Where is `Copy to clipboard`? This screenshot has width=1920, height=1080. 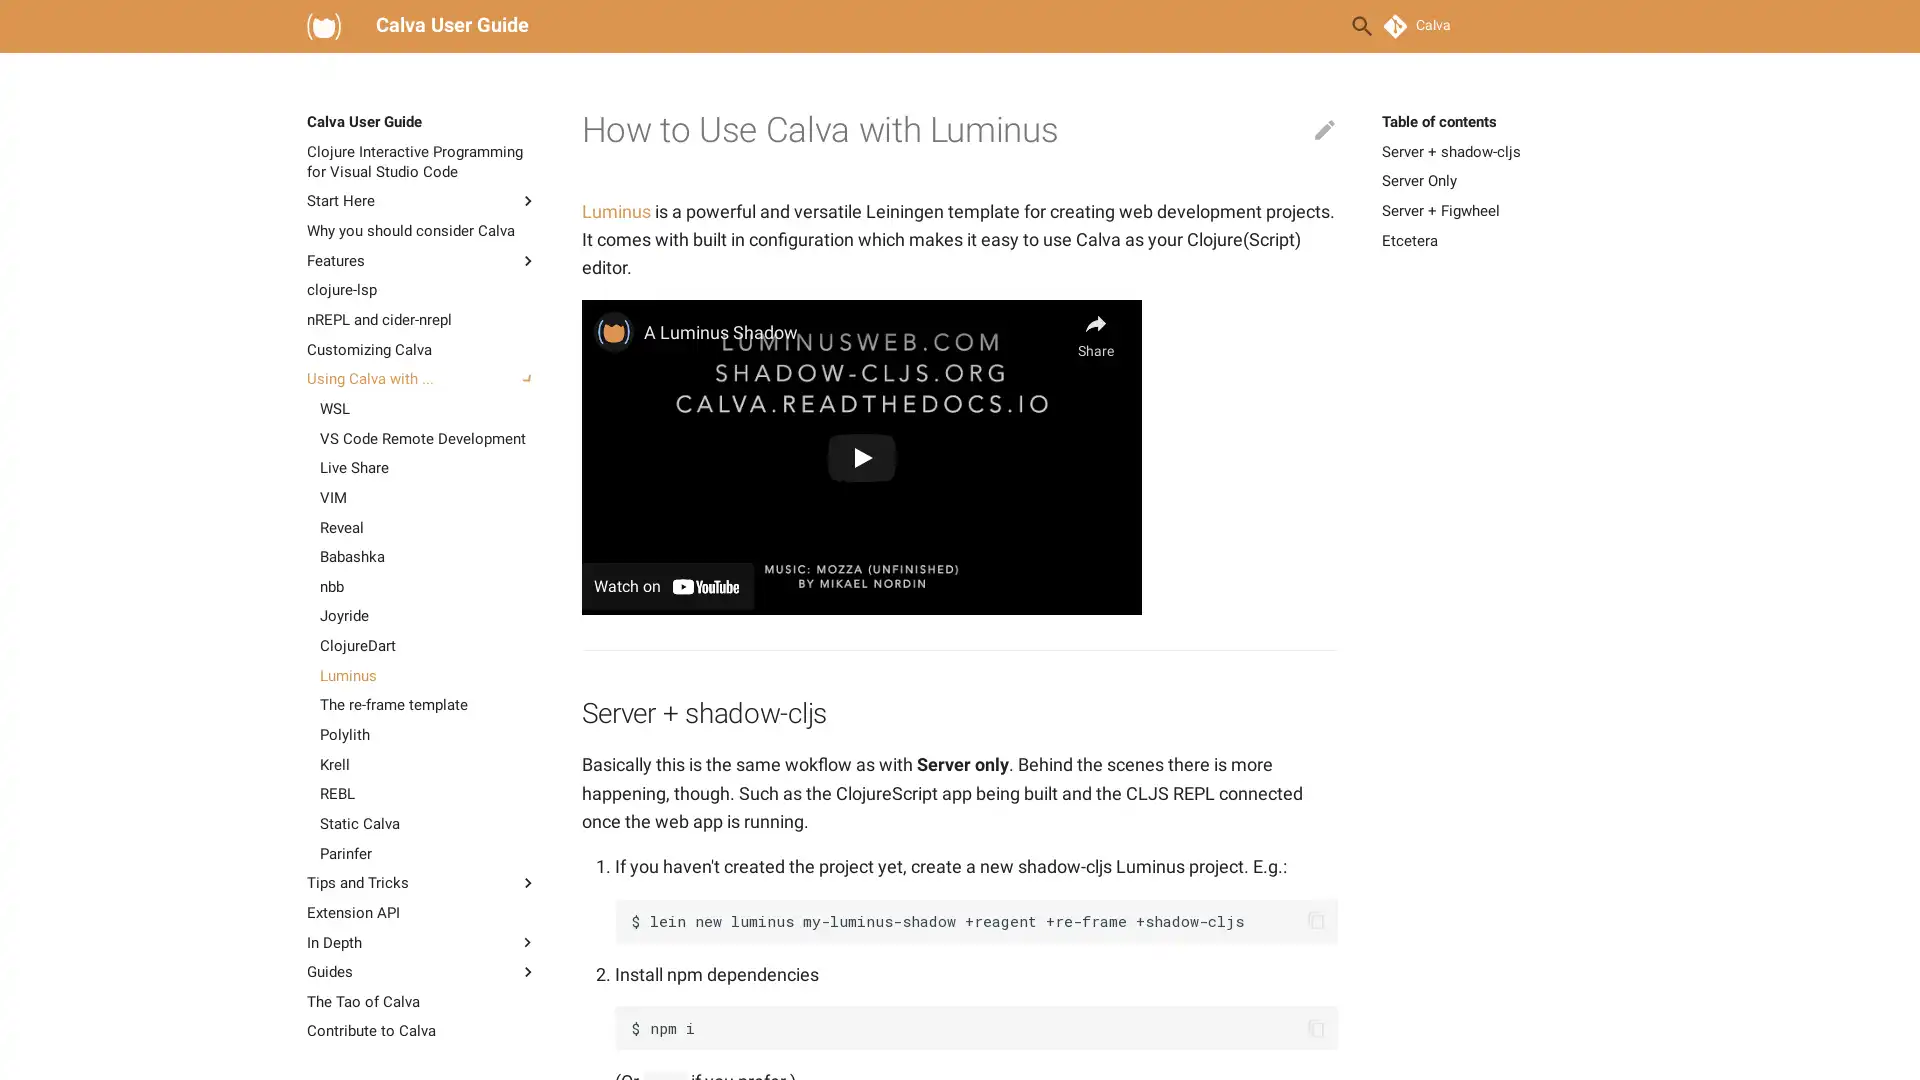 Copy to clipboard is located at coordinates (1315, 920).